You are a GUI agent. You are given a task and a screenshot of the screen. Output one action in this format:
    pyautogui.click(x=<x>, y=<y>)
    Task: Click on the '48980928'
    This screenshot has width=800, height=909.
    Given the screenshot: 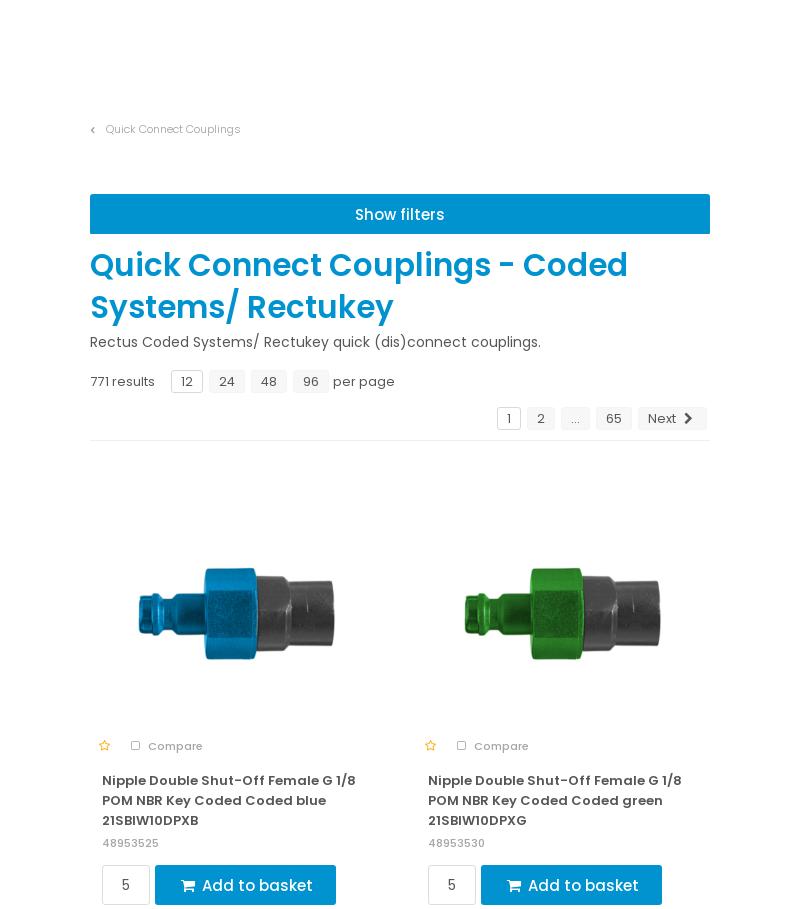 What is the action you would take?
    pyautogui.click(x=455, y=619)
    